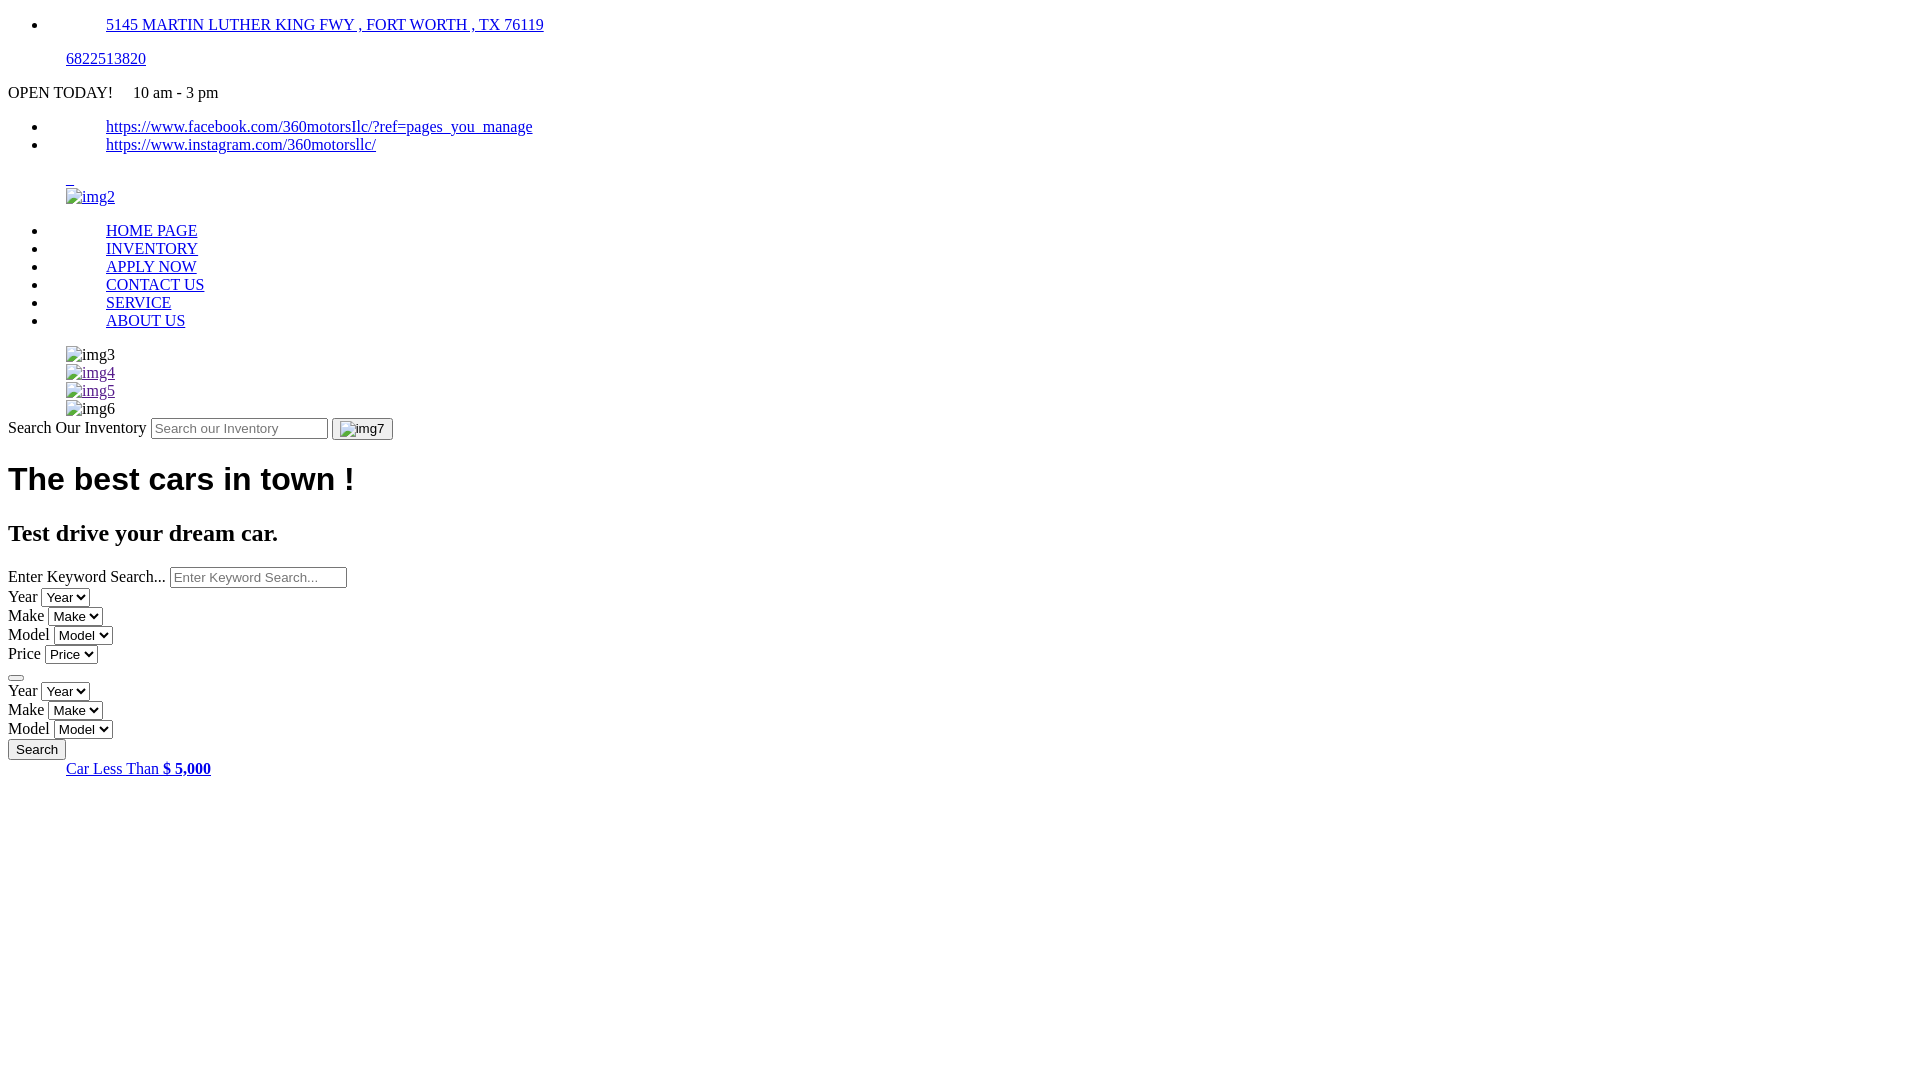  What do you see at coordinates (151, 247) in the screenshot?
I see `'INVENTORY'` at bounding box center [151, 247].